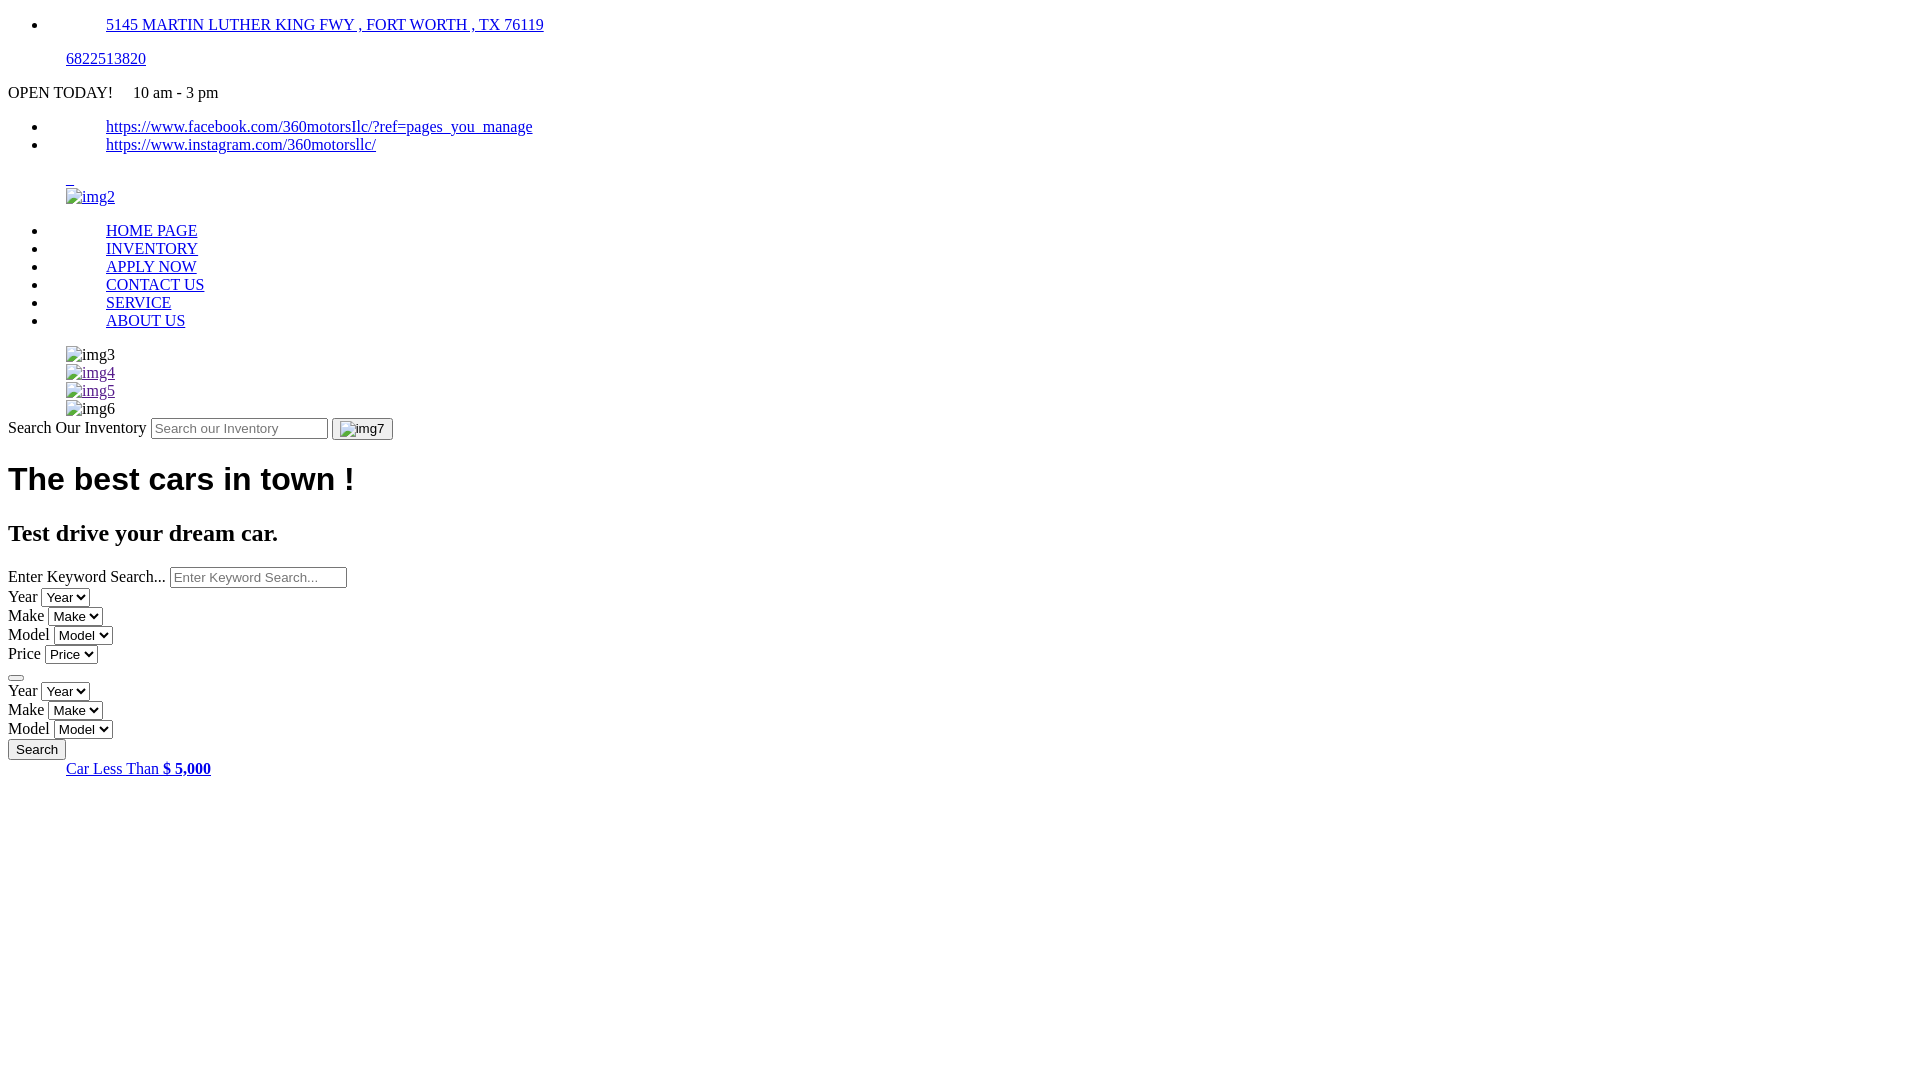  What do you see at coordinates (151, 247) in the screenshot?
I see `'INVENTORY'` at bounding box center [151, 247].